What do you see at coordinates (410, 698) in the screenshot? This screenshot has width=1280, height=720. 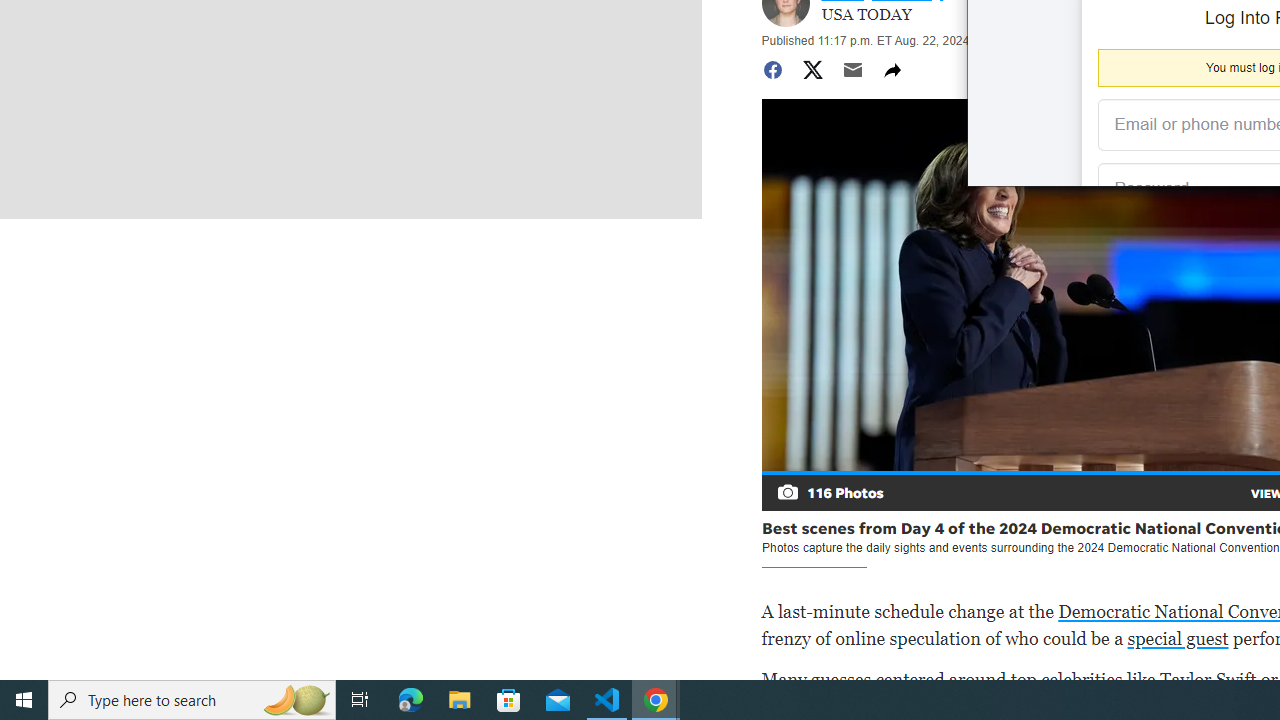 I see `'Microsoft Edge'` at bounding box center [410, 698].